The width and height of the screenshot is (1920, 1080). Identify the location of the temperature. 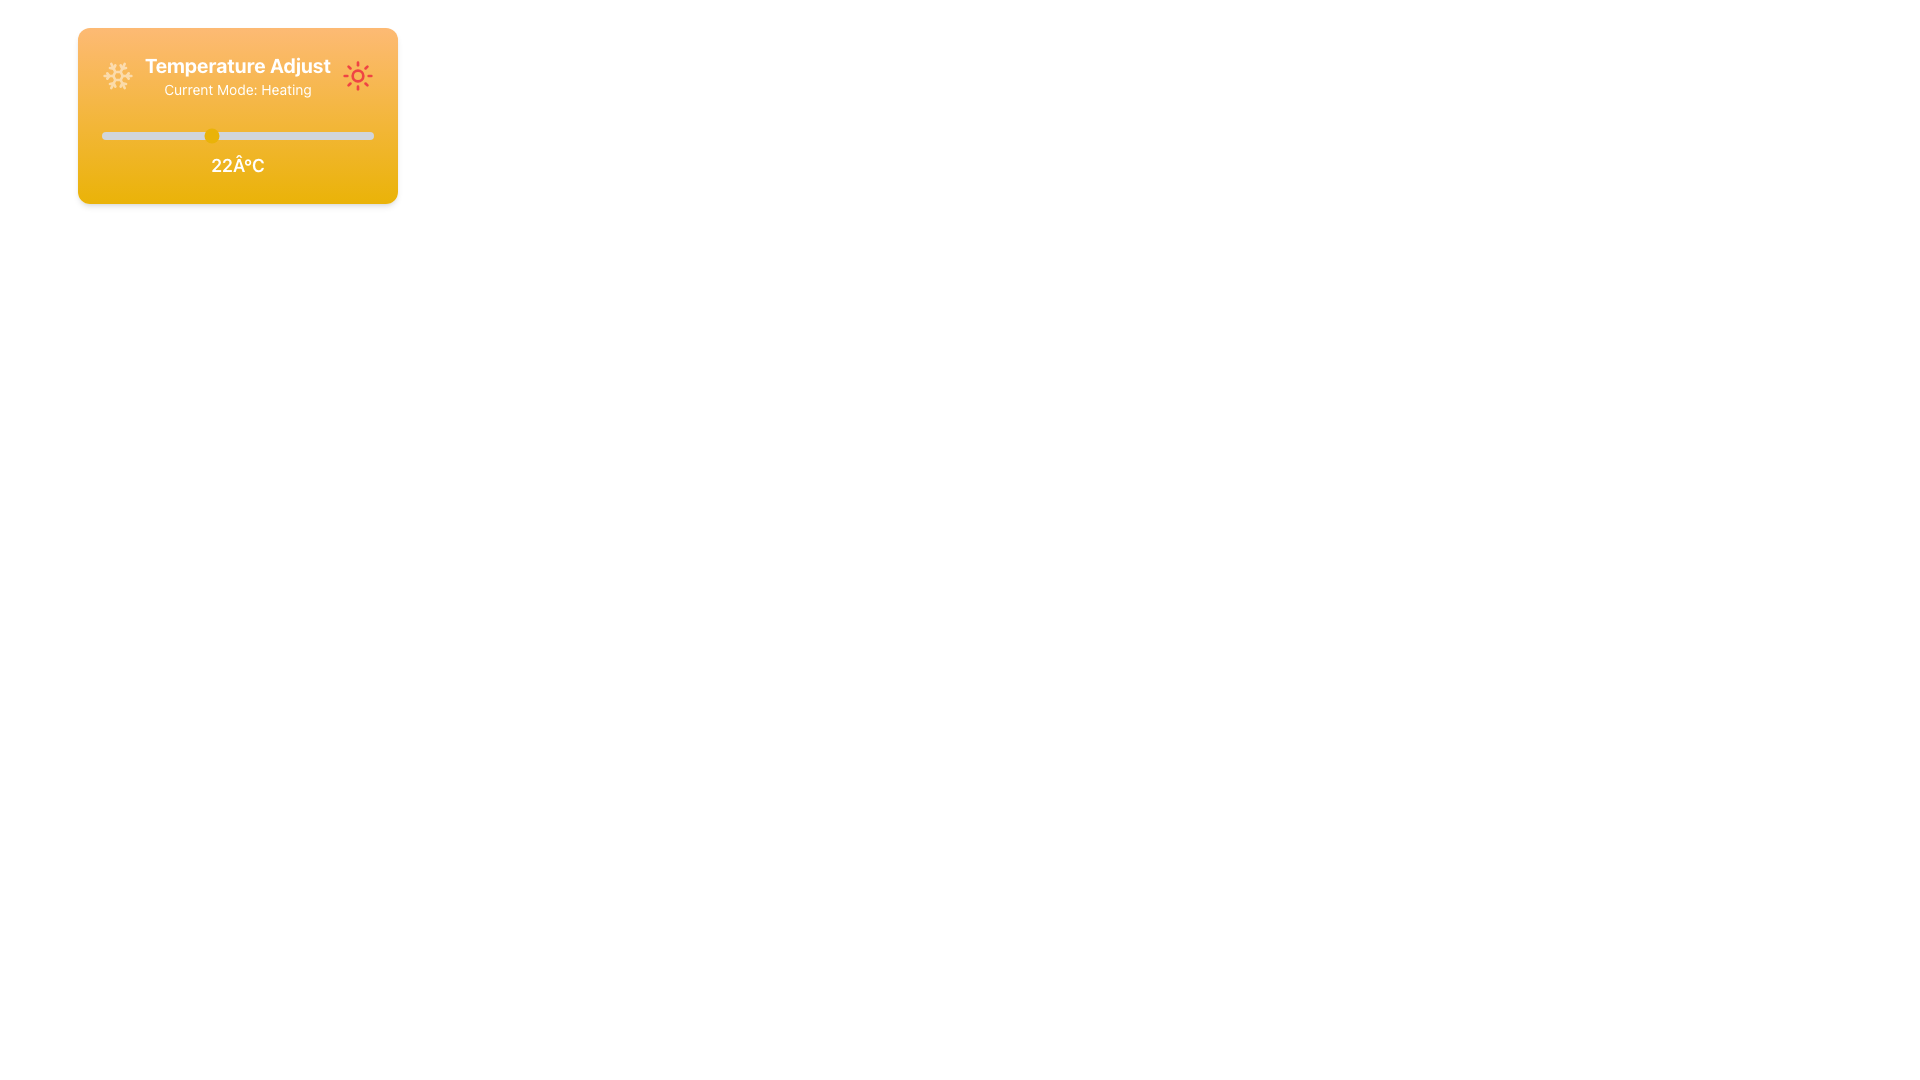
(210, 135).